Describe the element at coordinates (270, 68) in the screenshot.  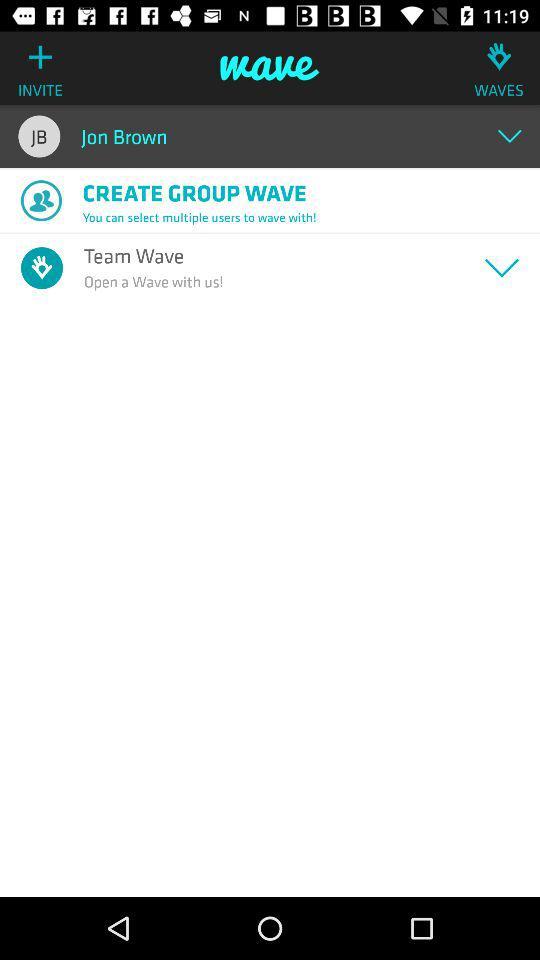
I see `the icon next to waves` at that location.